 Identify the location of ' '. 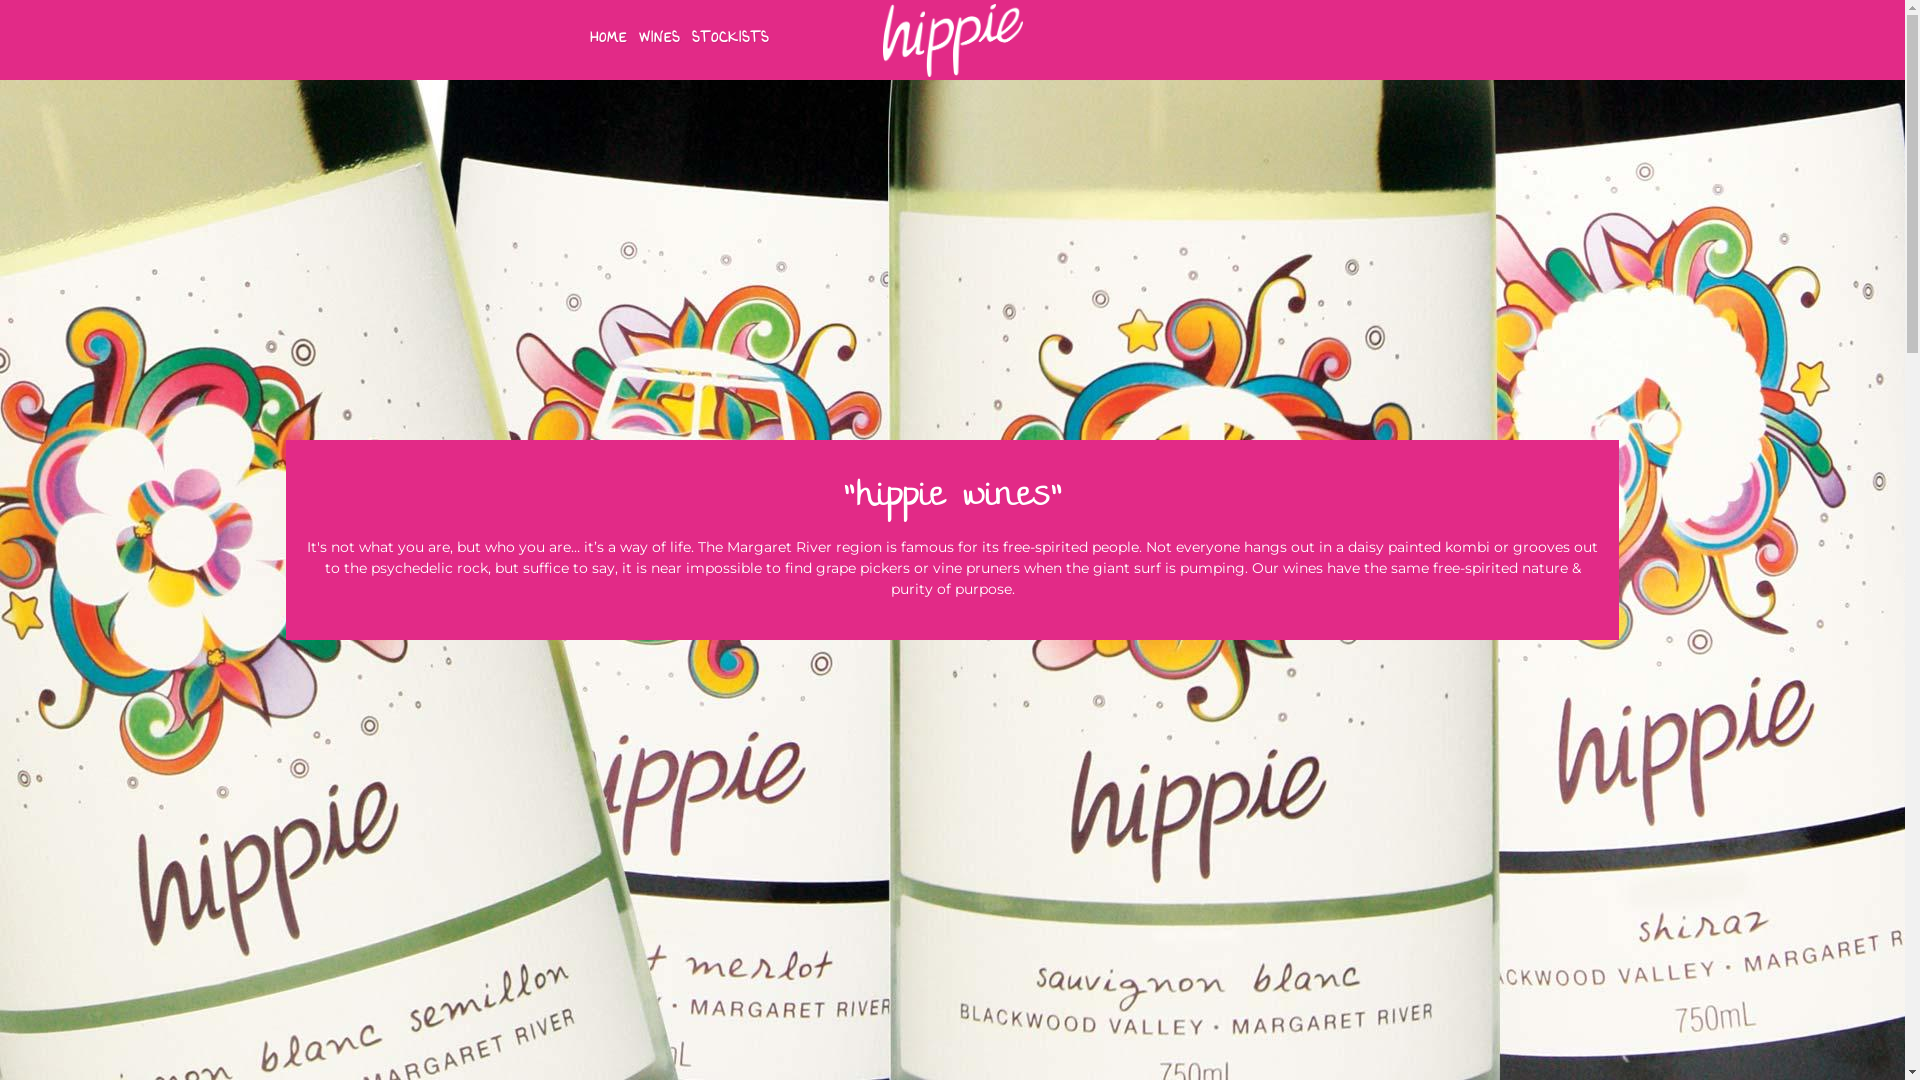
(0, 10).